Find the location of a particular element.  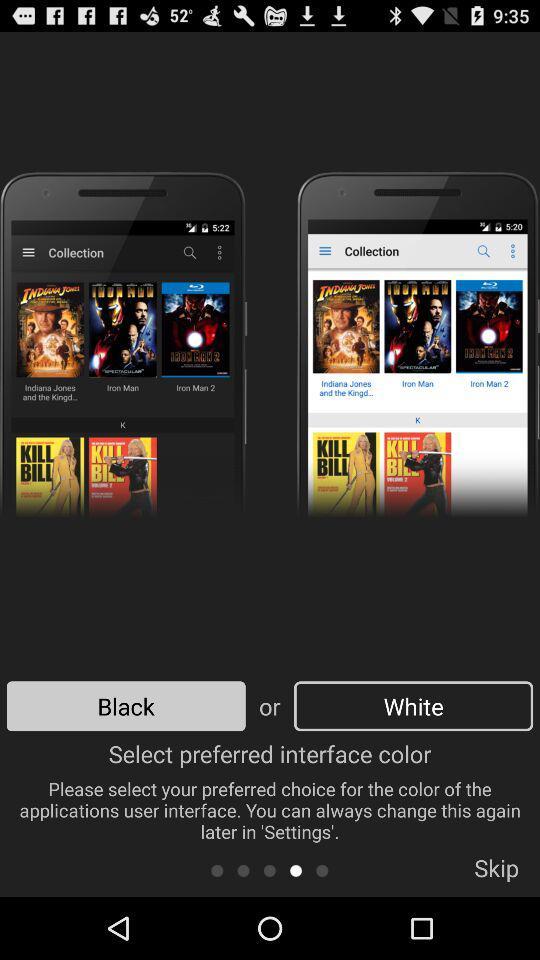

the white icon is located at coordinates (412, 706).